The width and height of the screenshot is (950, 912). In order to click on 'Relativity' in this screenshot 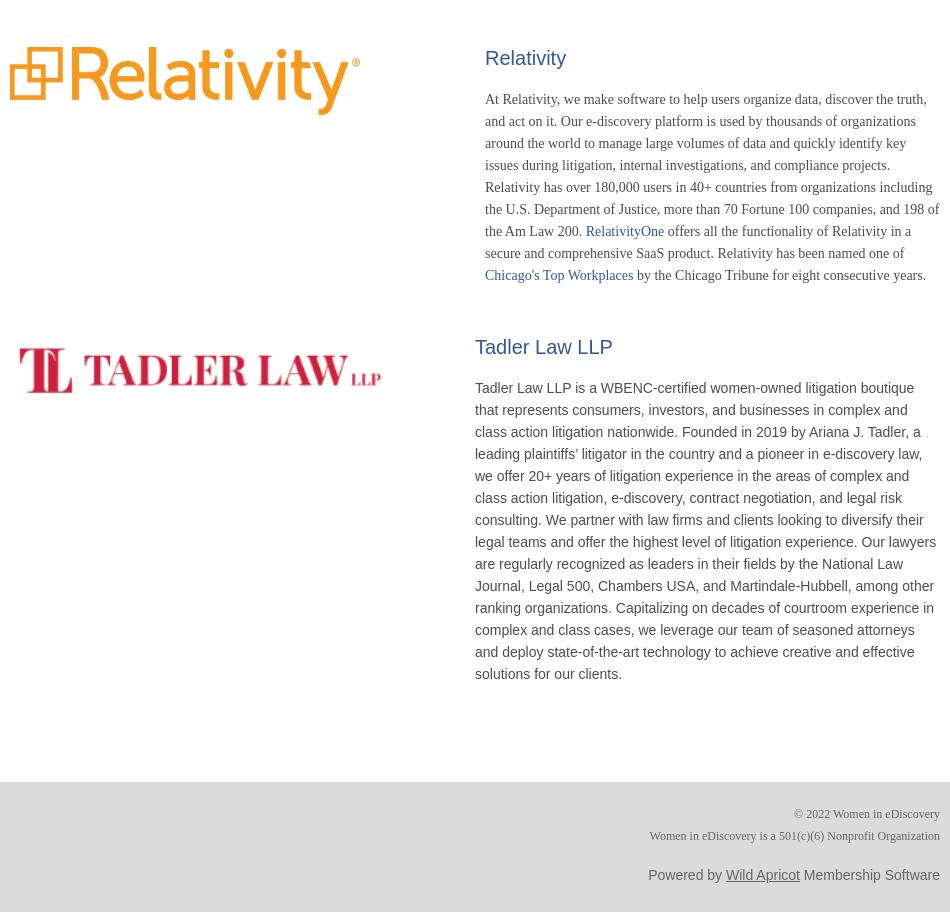, I will do `click(525, 56)`.